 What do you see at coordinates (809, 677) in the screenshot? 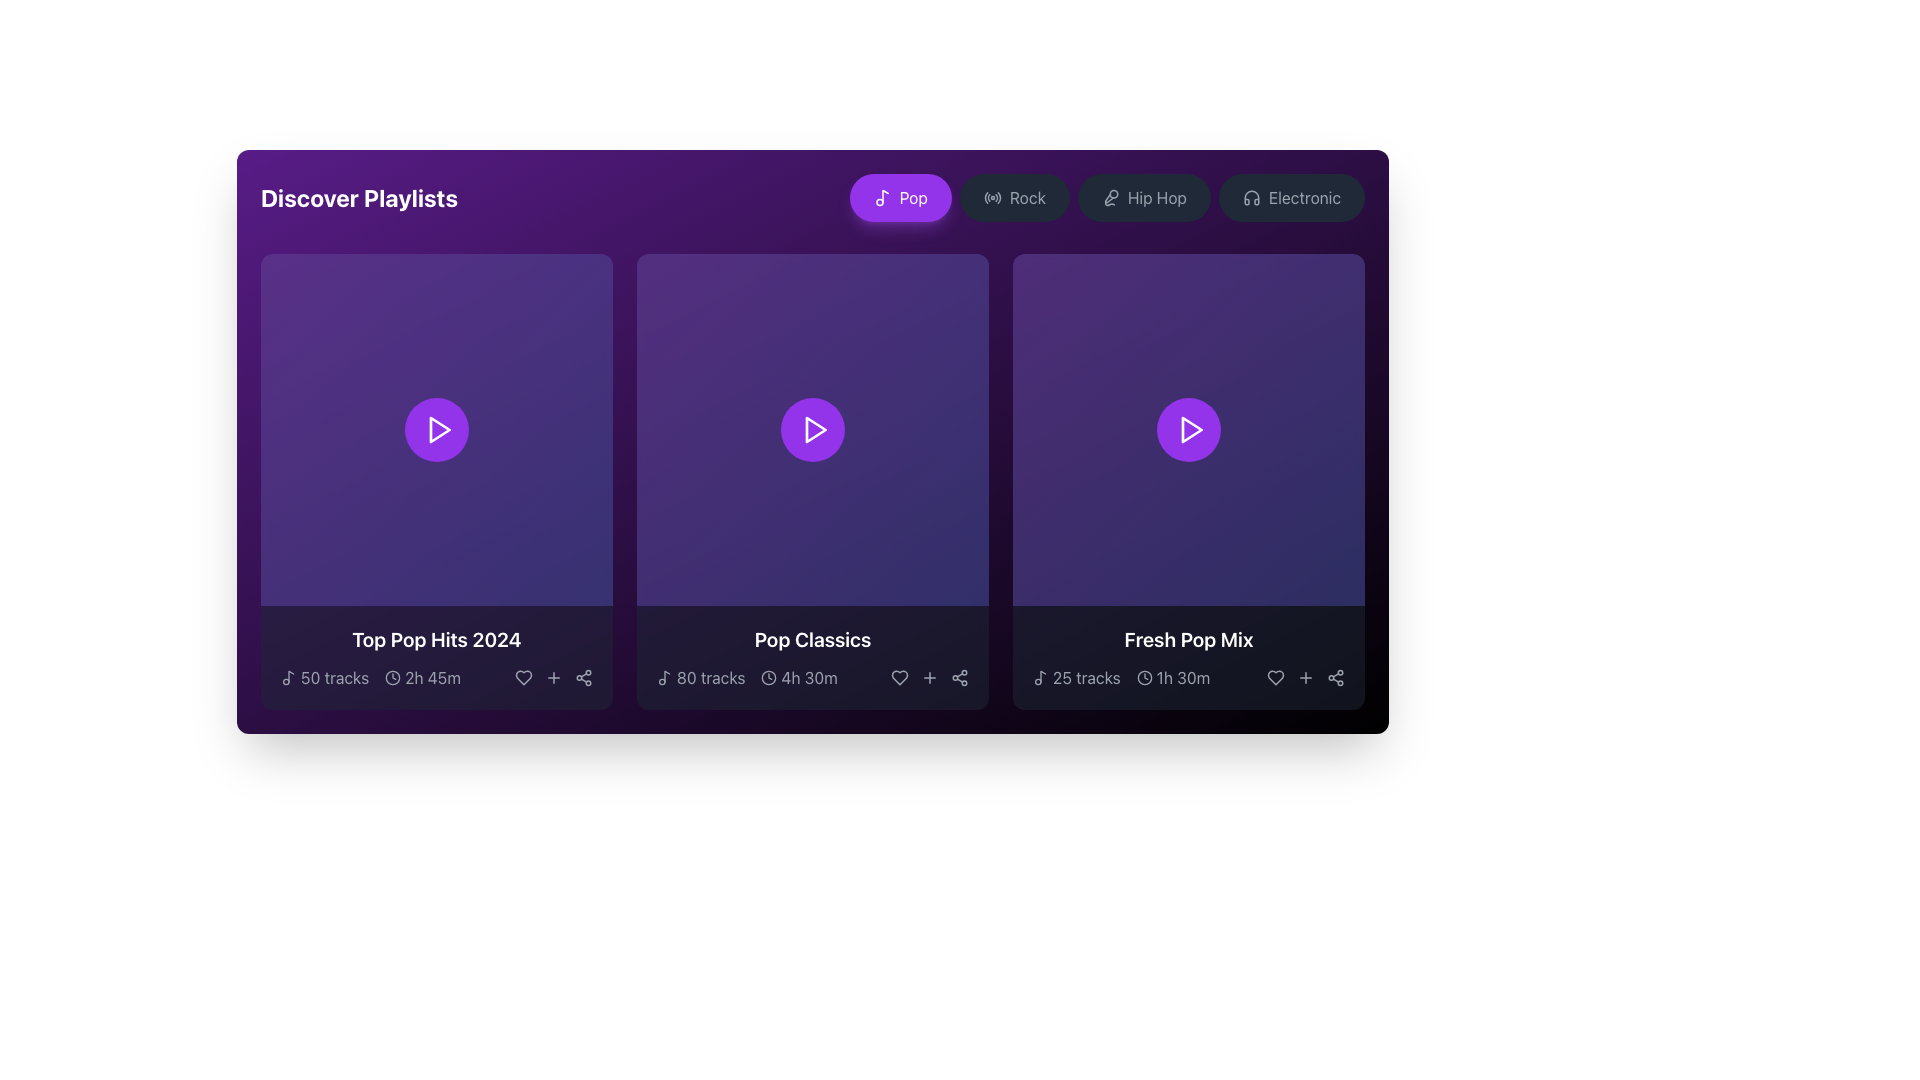
I see `the text label displaying the time duration '4h 30m' on the 'Pop Classics' playlist card, which is styled in a light color font against a dark purple background` at bounding box center [809, 677].